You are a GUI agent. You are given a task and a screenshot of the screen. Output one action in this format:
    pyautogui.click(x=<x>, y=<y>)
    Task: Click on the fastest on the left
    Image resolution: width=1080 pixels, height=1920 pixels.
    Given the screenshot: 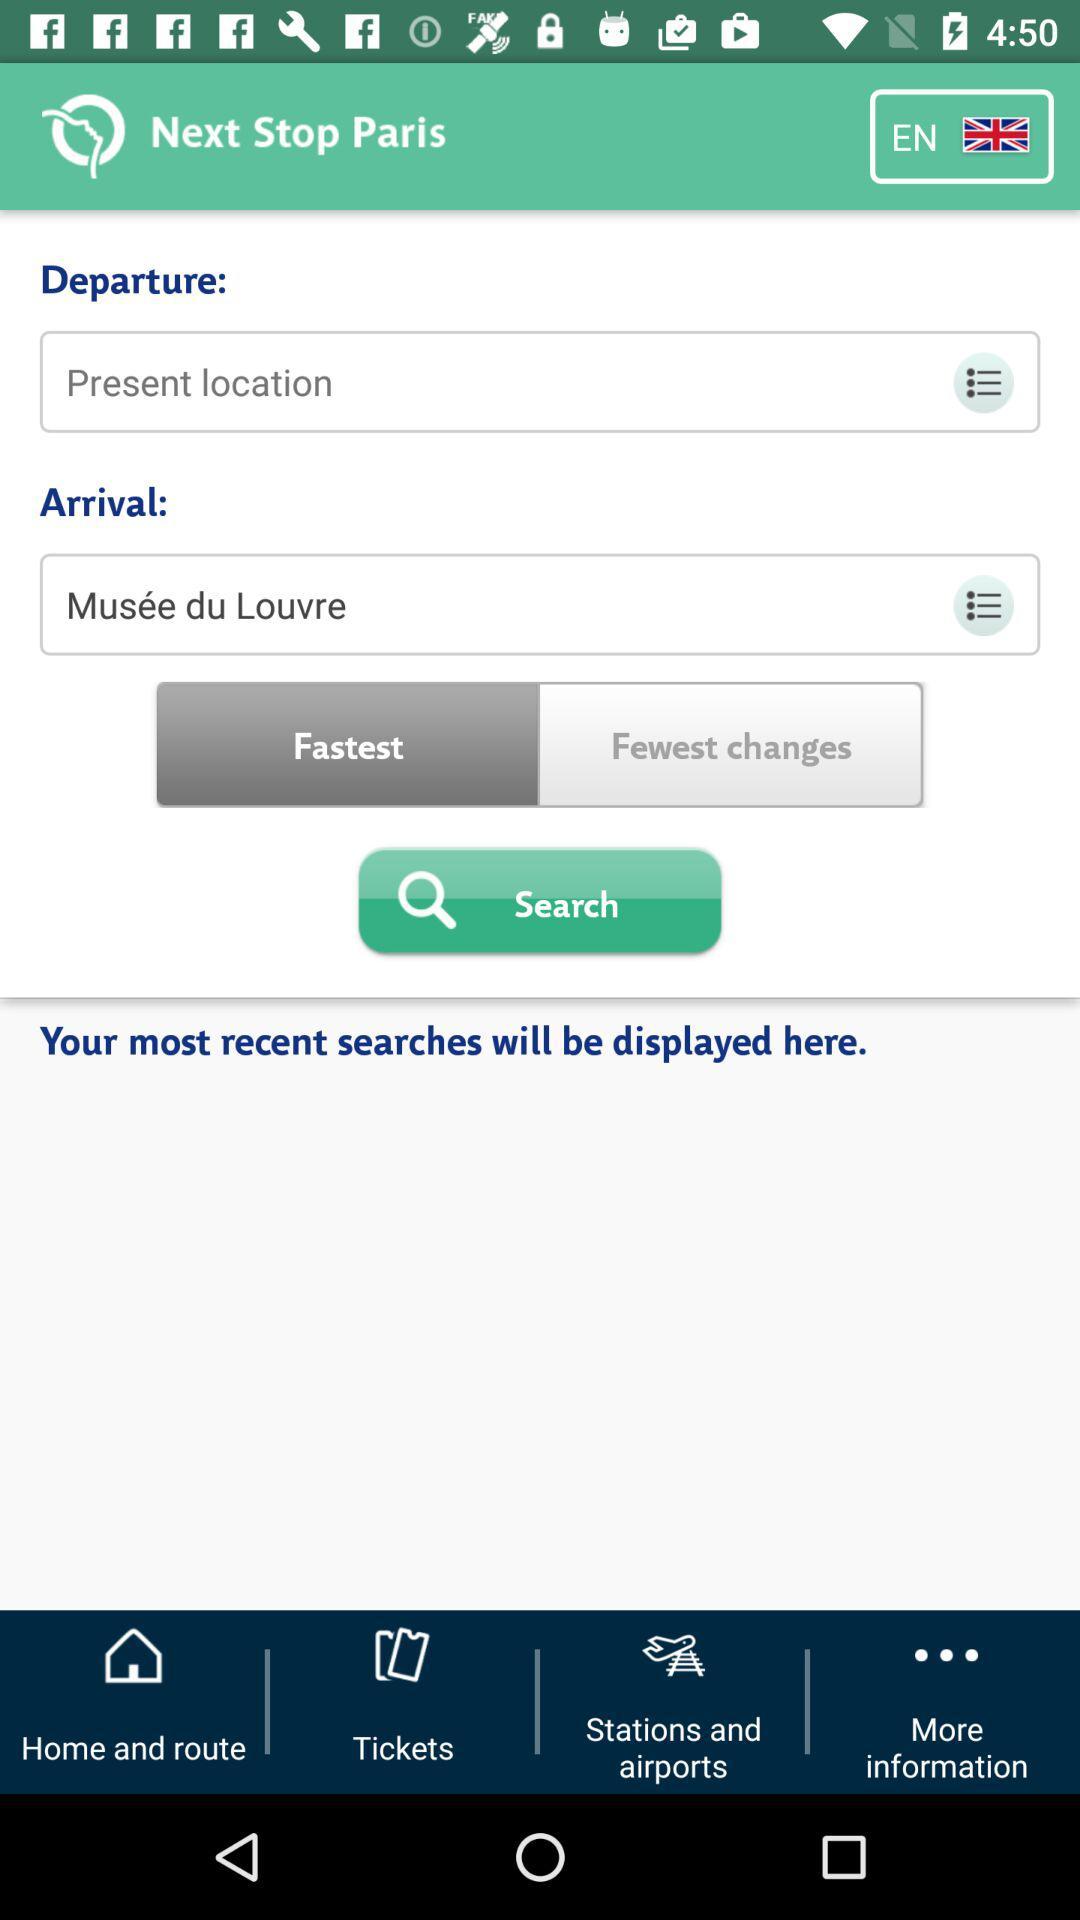 What is the action you would take?
    pyautogui.click(x=347, y=743)
    